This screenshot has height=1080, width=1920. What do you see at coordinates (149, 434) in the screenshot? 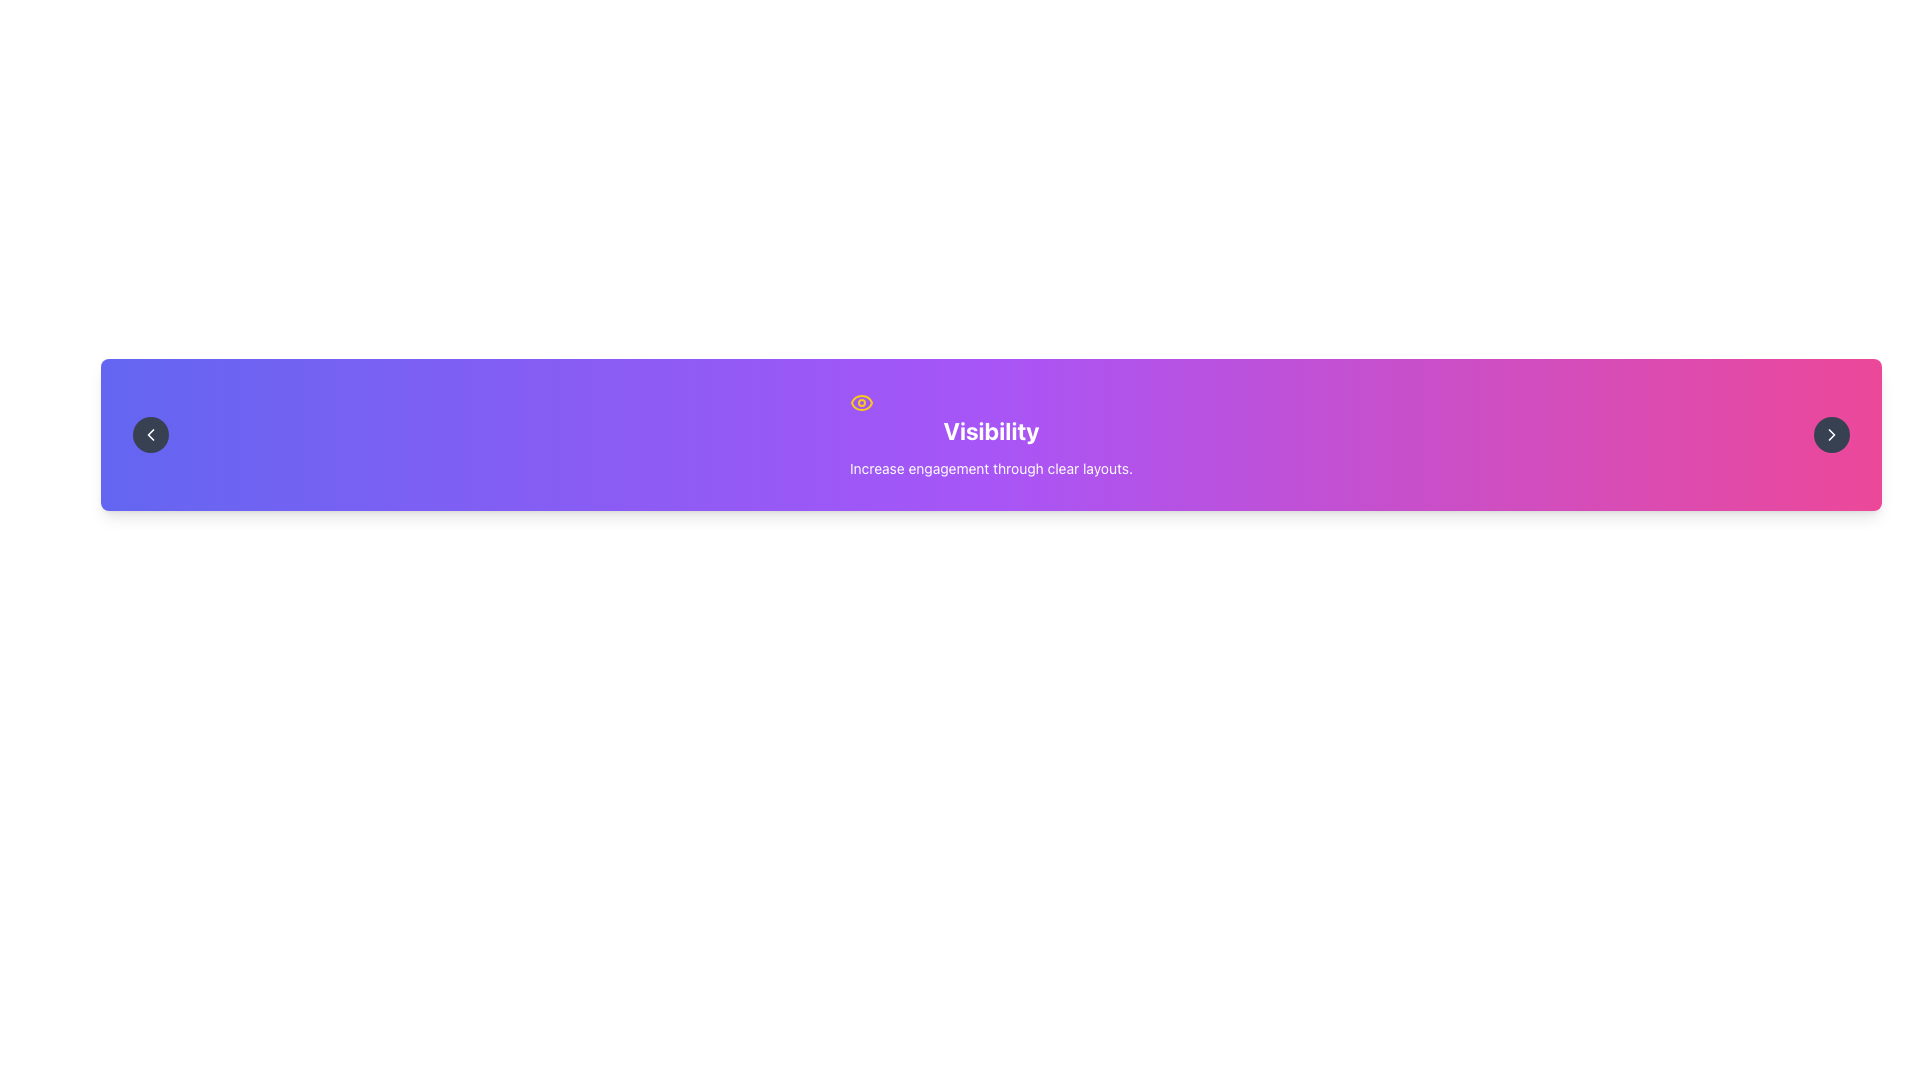
I see `the circular button with a dark gray background and white leftward chevron icon` at bounding box center [149, 434].